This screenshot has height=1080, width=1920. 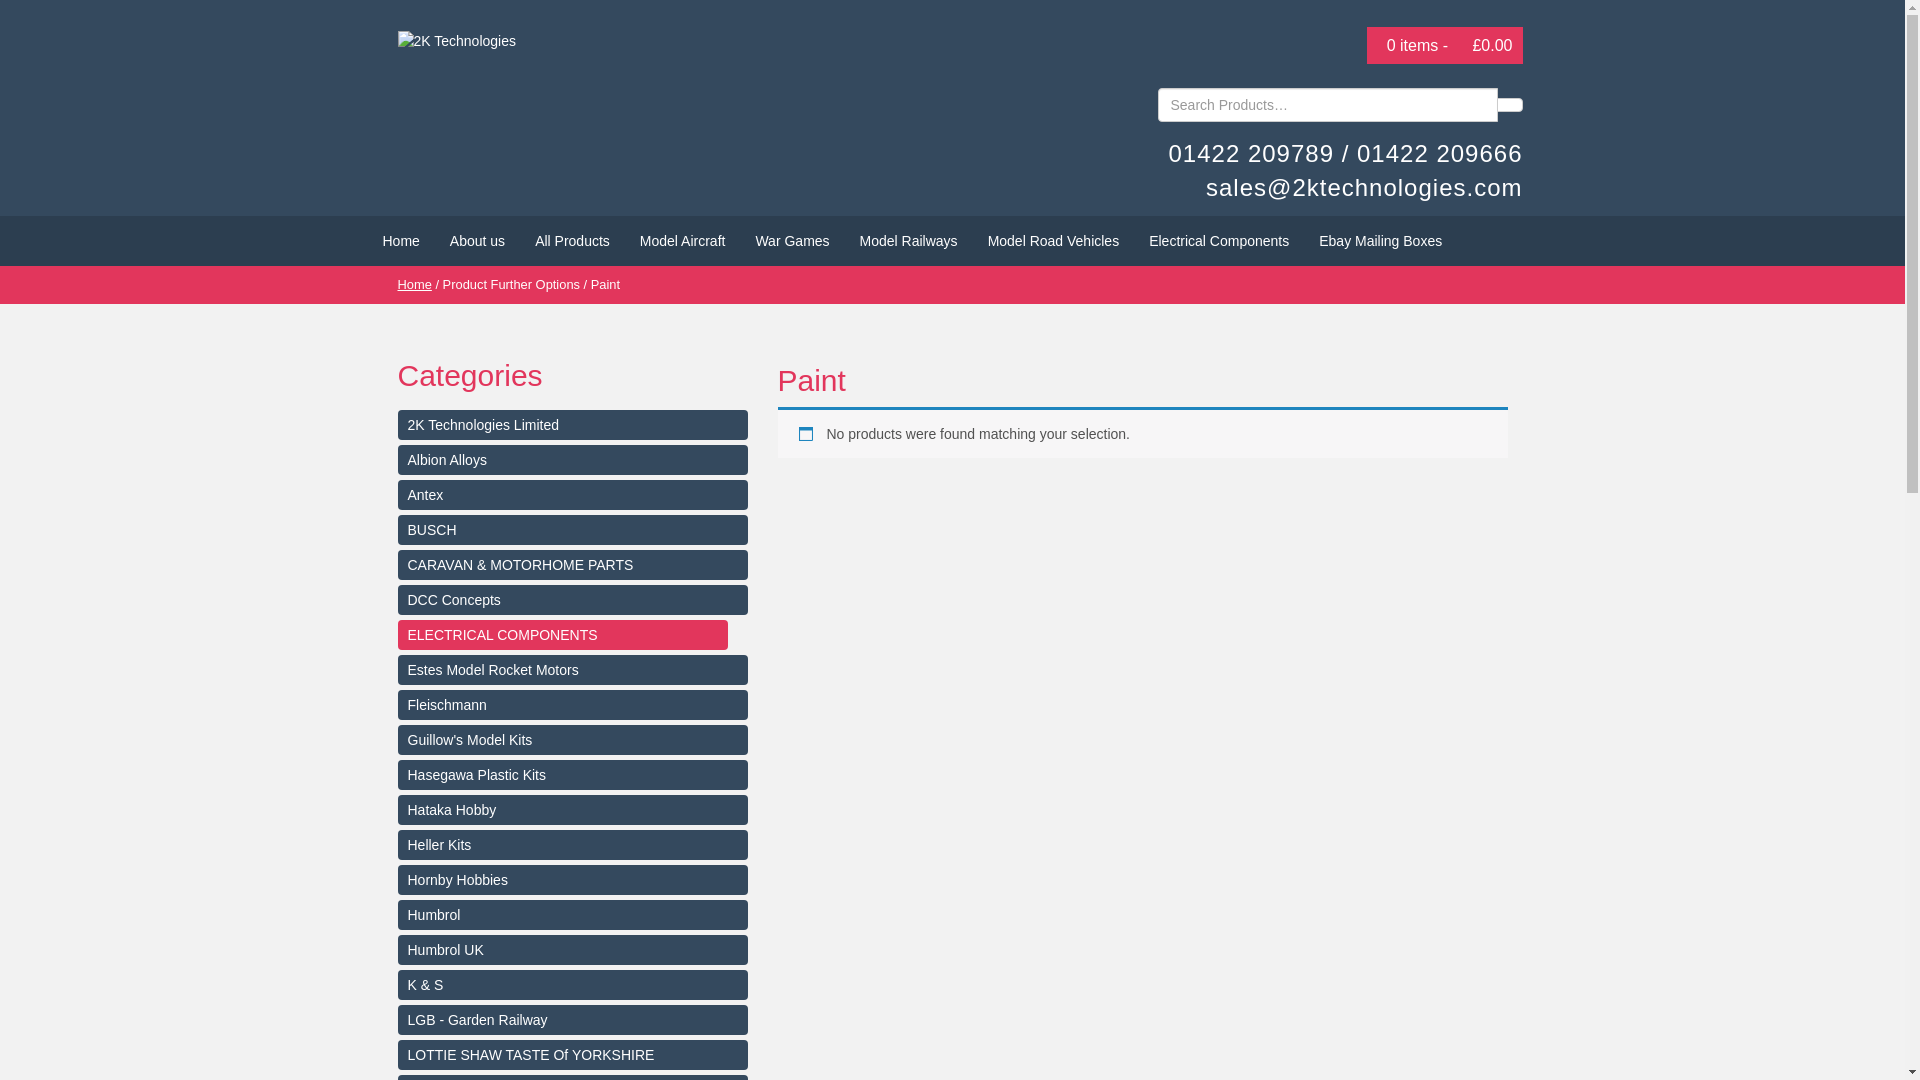 What do you see at coordinates (844, 239) in the screenshot?
I see `'Model Railways'` at bounding box center [844, 239].